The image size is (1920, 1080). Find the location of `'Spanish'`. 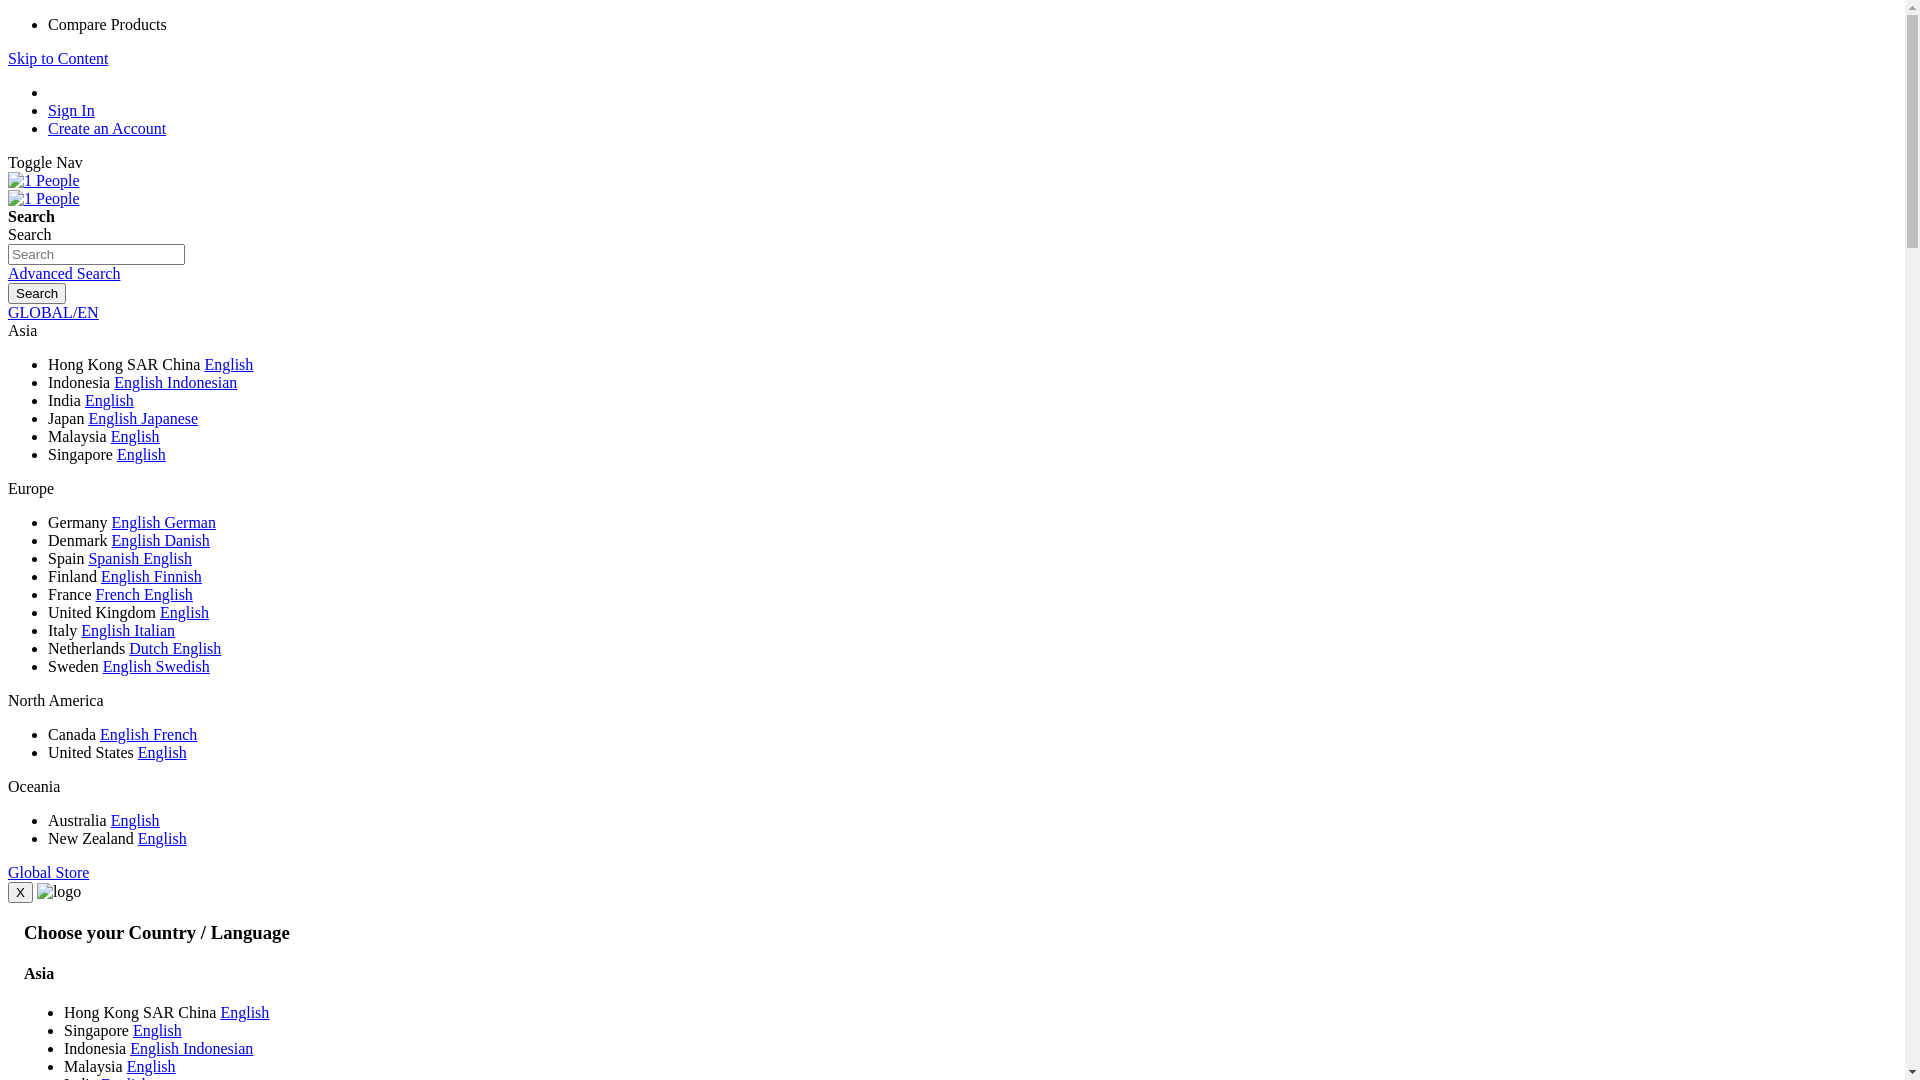

'Spanish' is located at coordinates (114, 558).